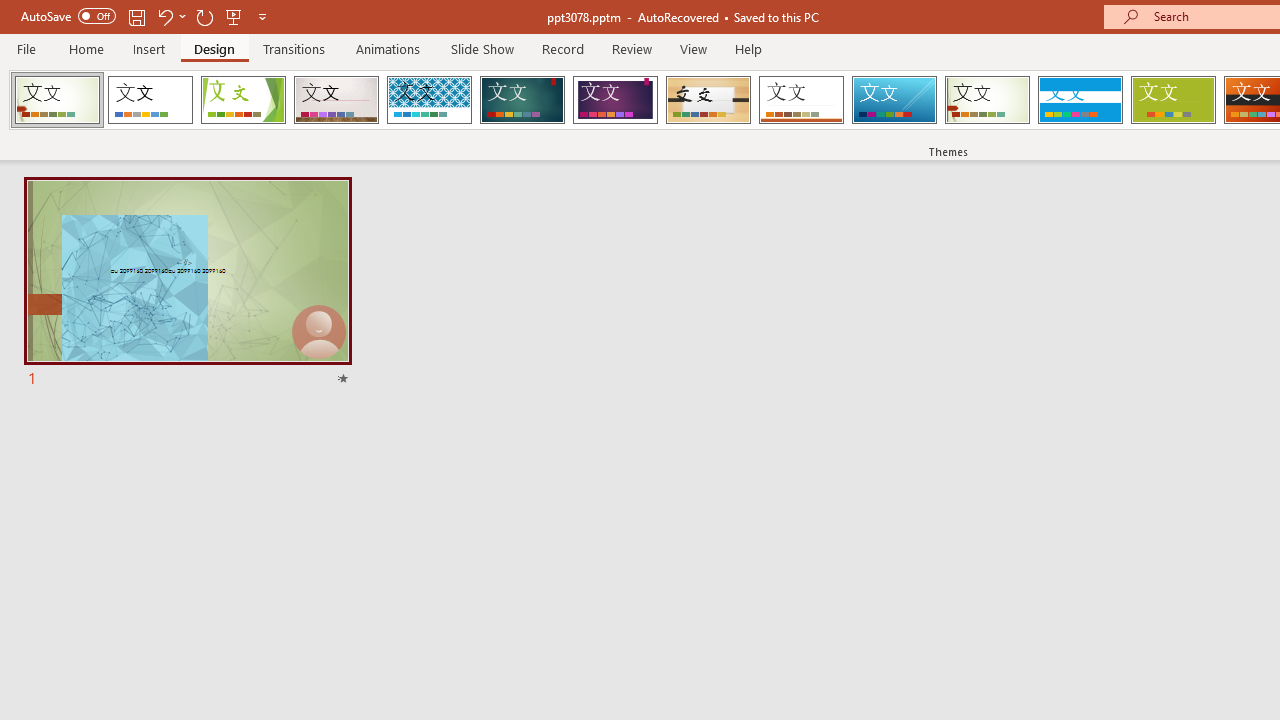 The height and width of the screenshot is (720, 1280). What do you see at coordinates (614, 100) in the screenshot?
I see `'Ion Boardroom'` at bounding box center [614, 100].